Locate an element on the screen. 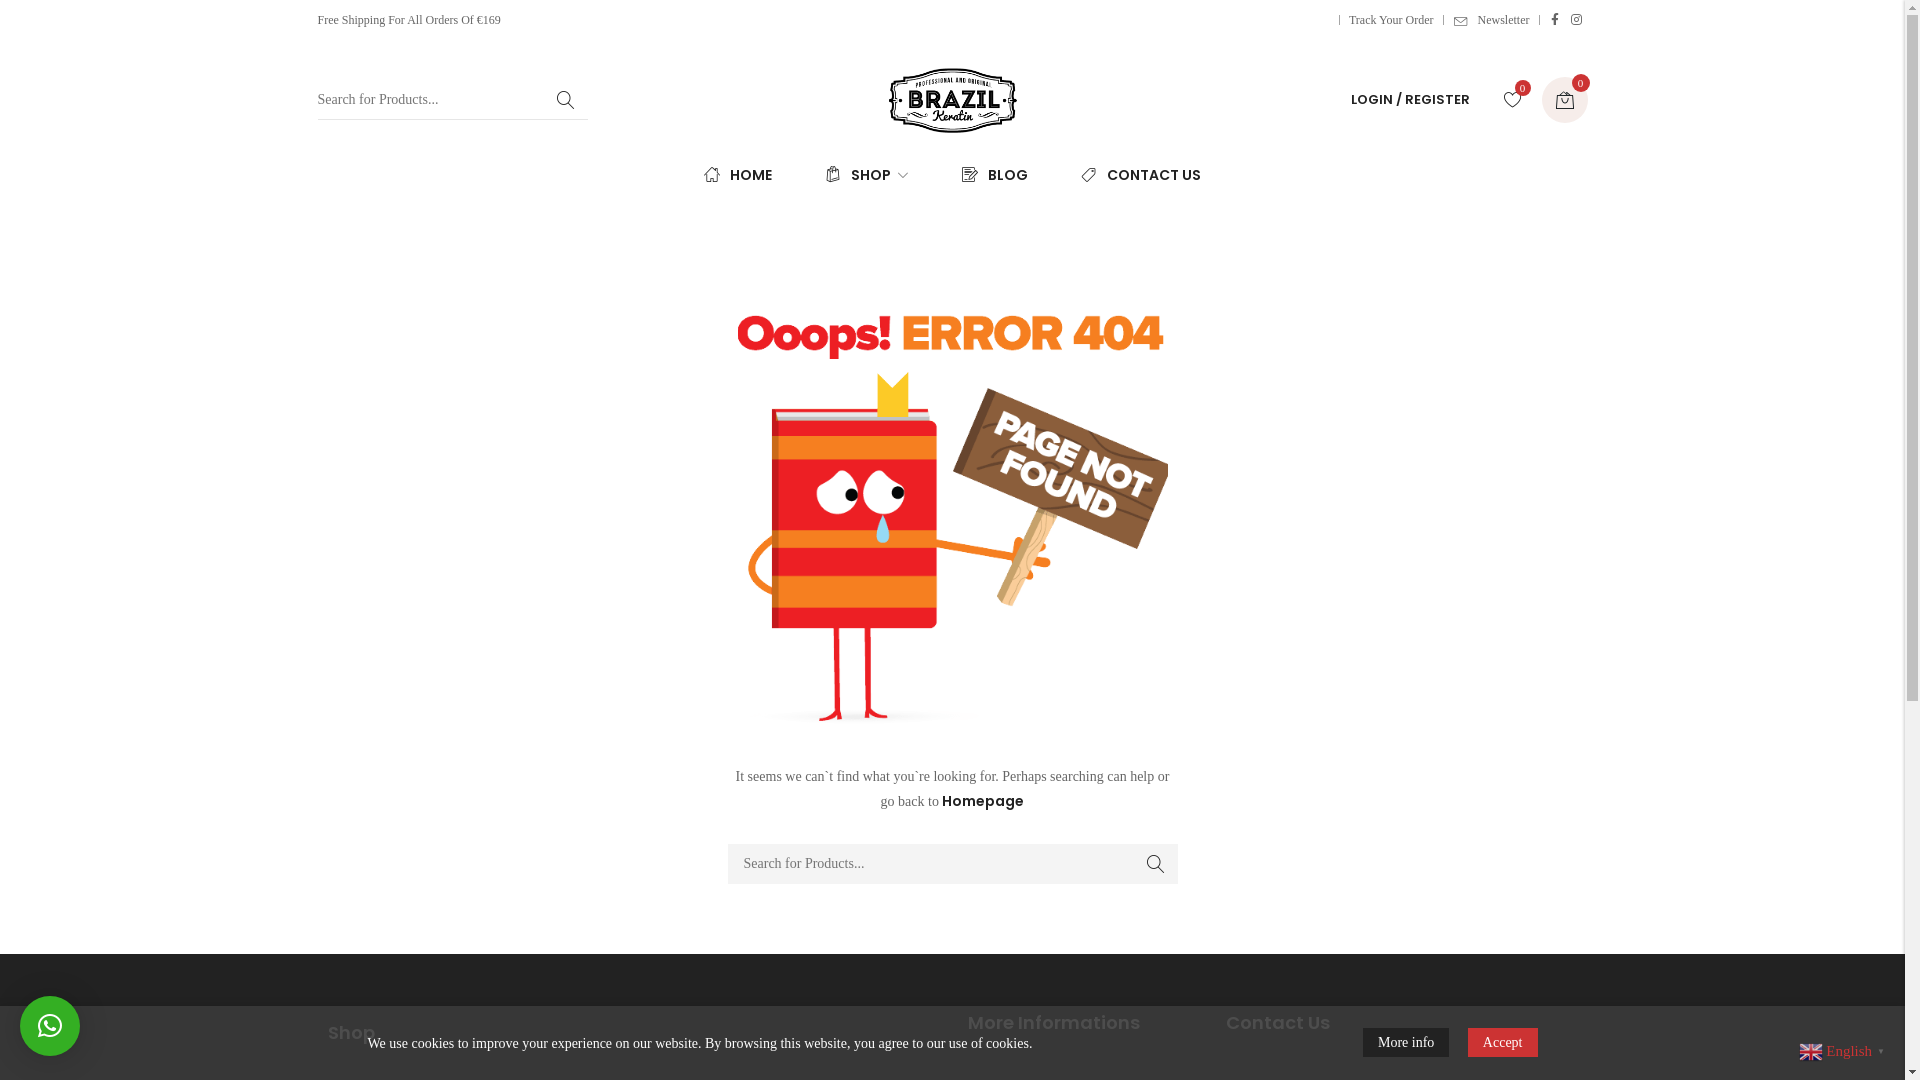  'LOGIN / REGISTER' is located at coordinates (1408, 100).